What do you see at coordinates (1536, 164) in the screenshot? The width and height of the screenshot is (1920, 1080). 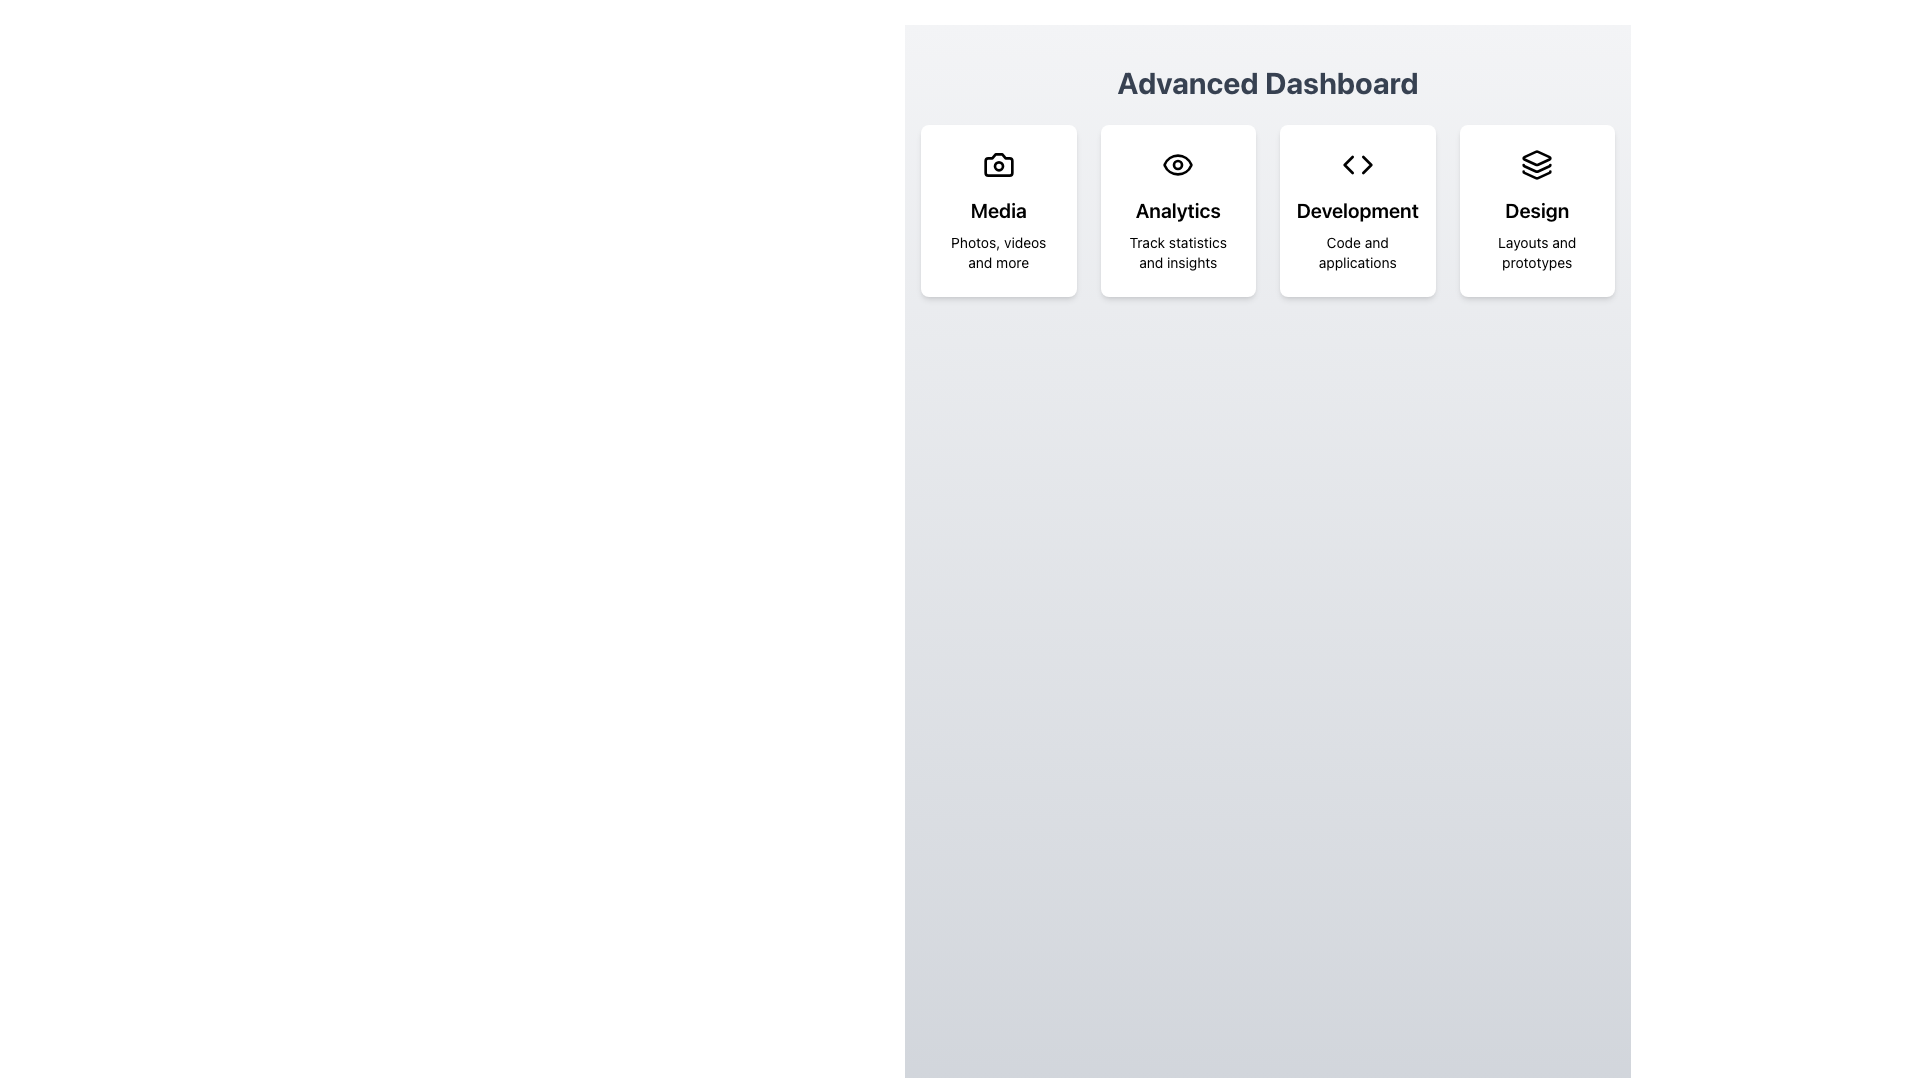 I see `the layers icon (SVG) located in the top section of the rightmost 'Design' card on the main dashboard` at bounding box center [1536, 164].